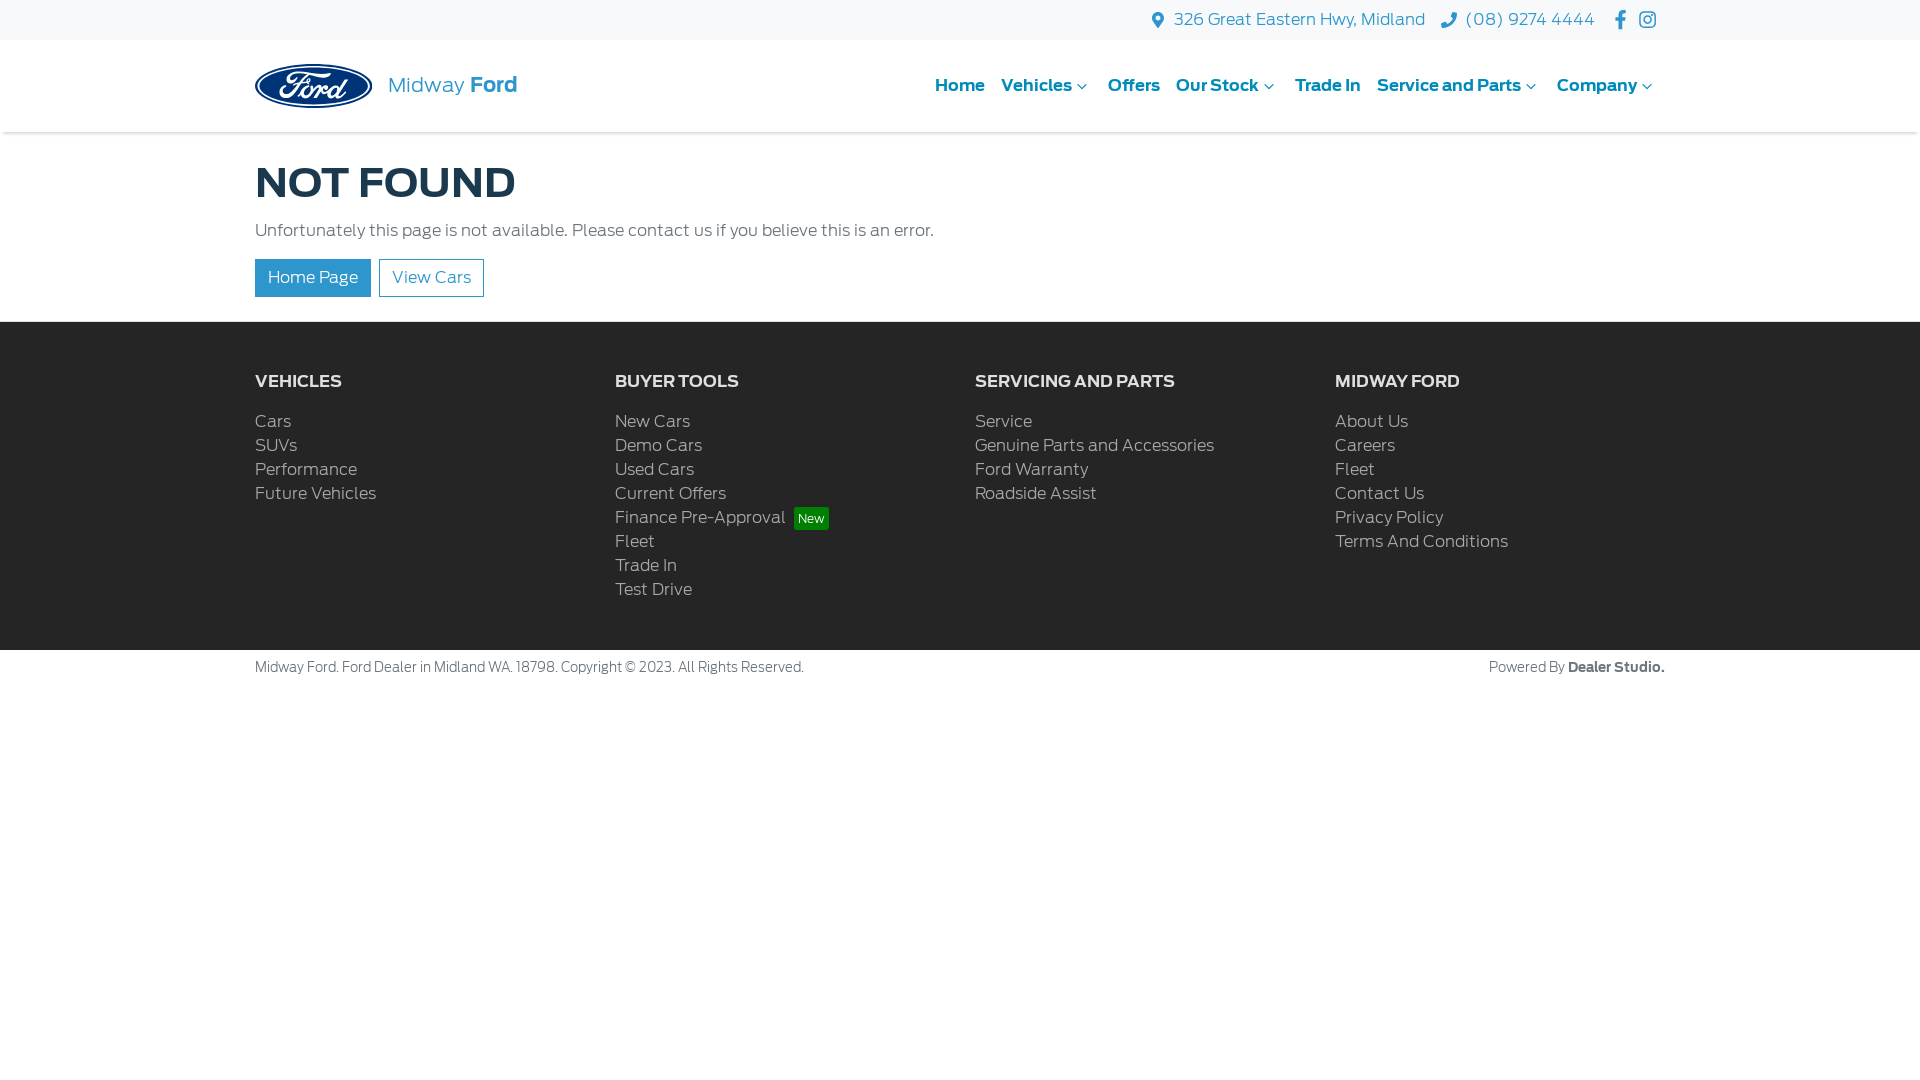 Image resolution: width=1920 pixels, height=1080 pixels. I want to click on 'Vehicles', so click(1045, 84).